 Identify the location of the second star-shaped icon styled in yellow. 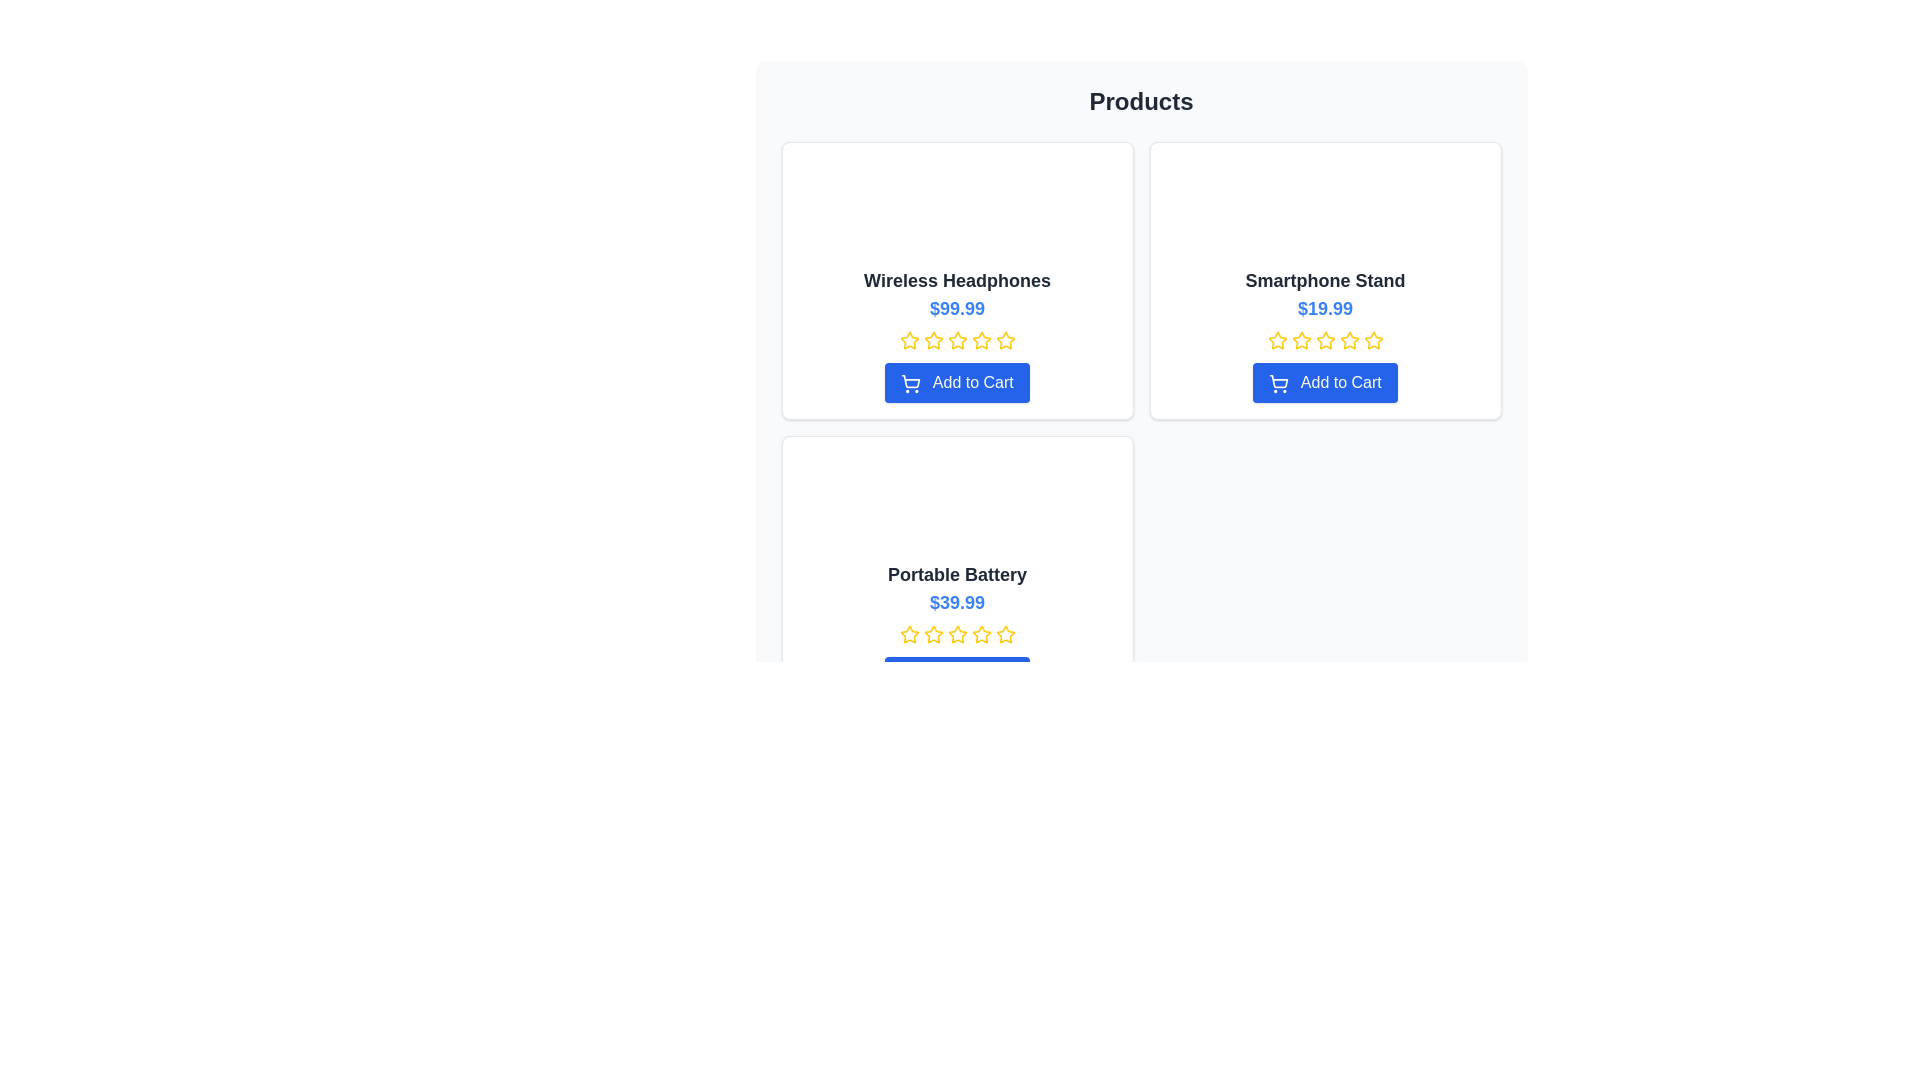
(1301, 339).